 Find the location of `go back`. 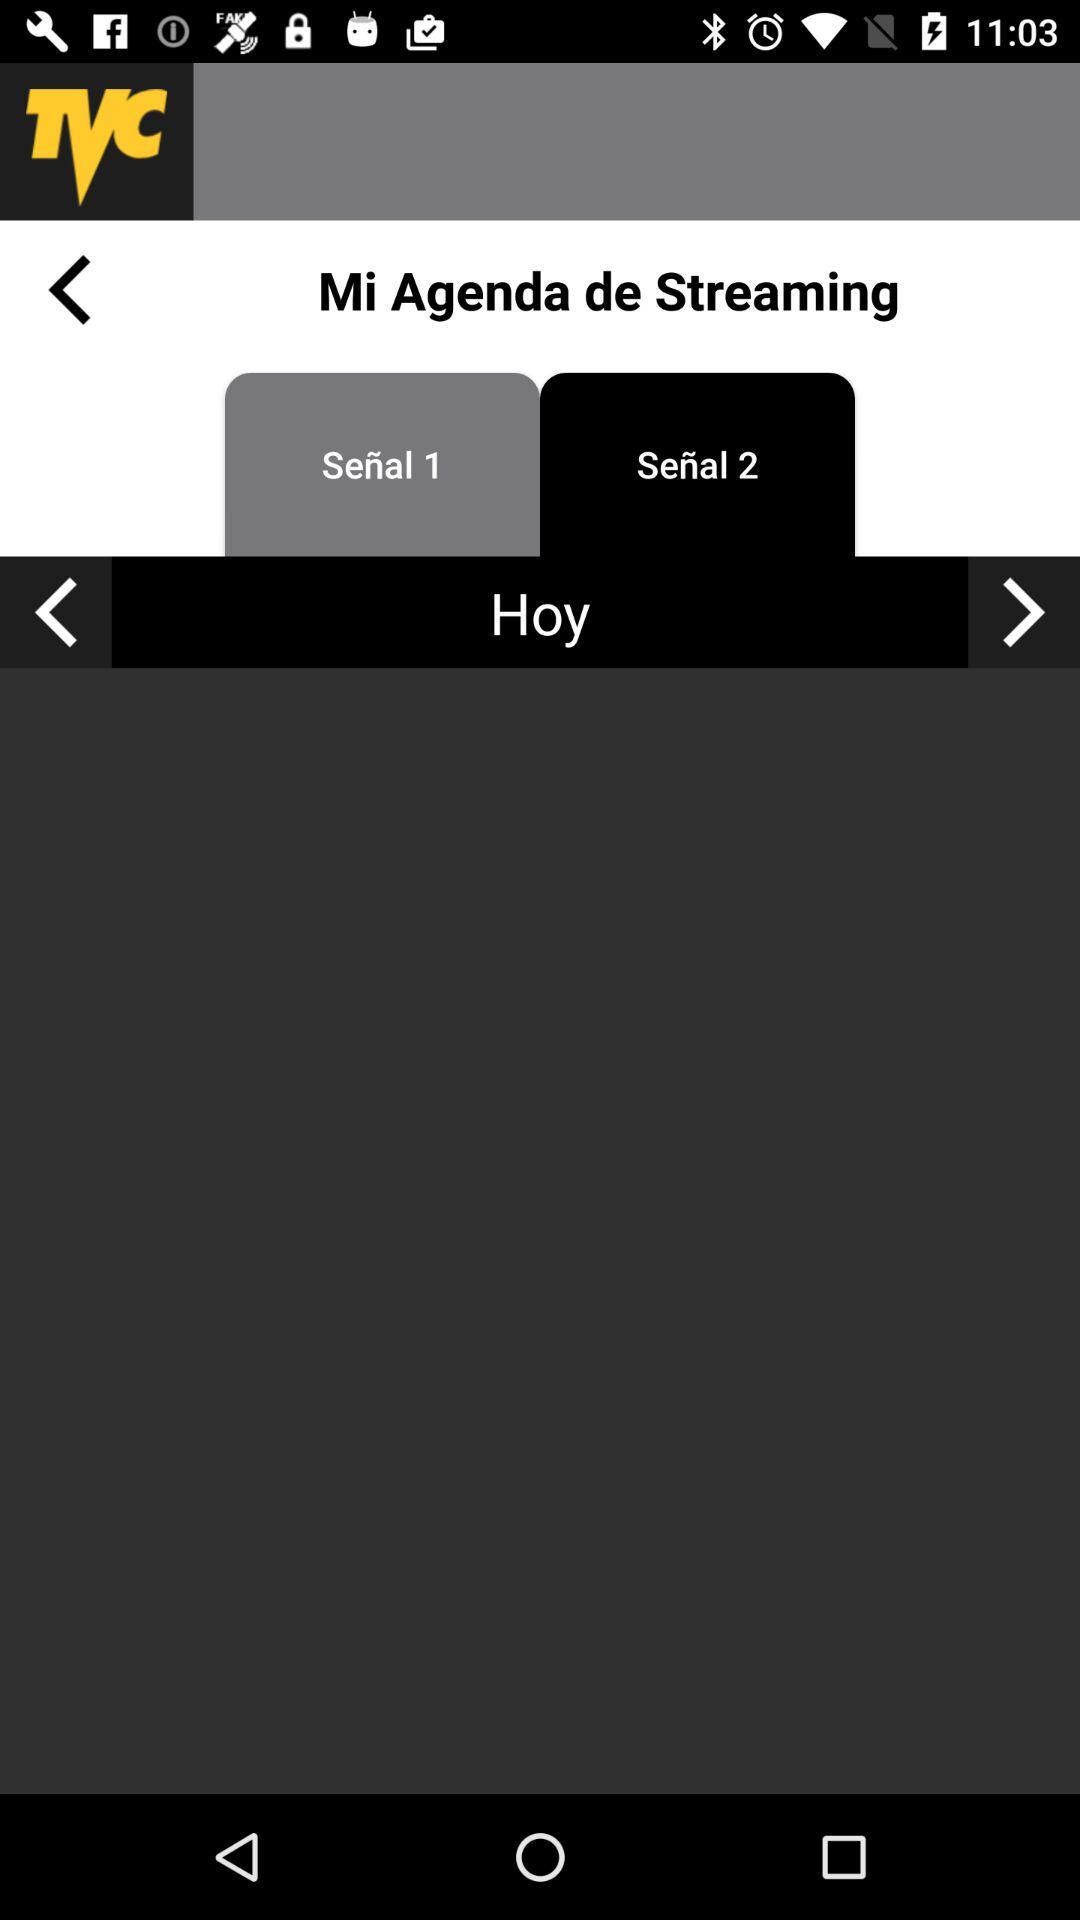

go back is located at coordinates (68, 288).